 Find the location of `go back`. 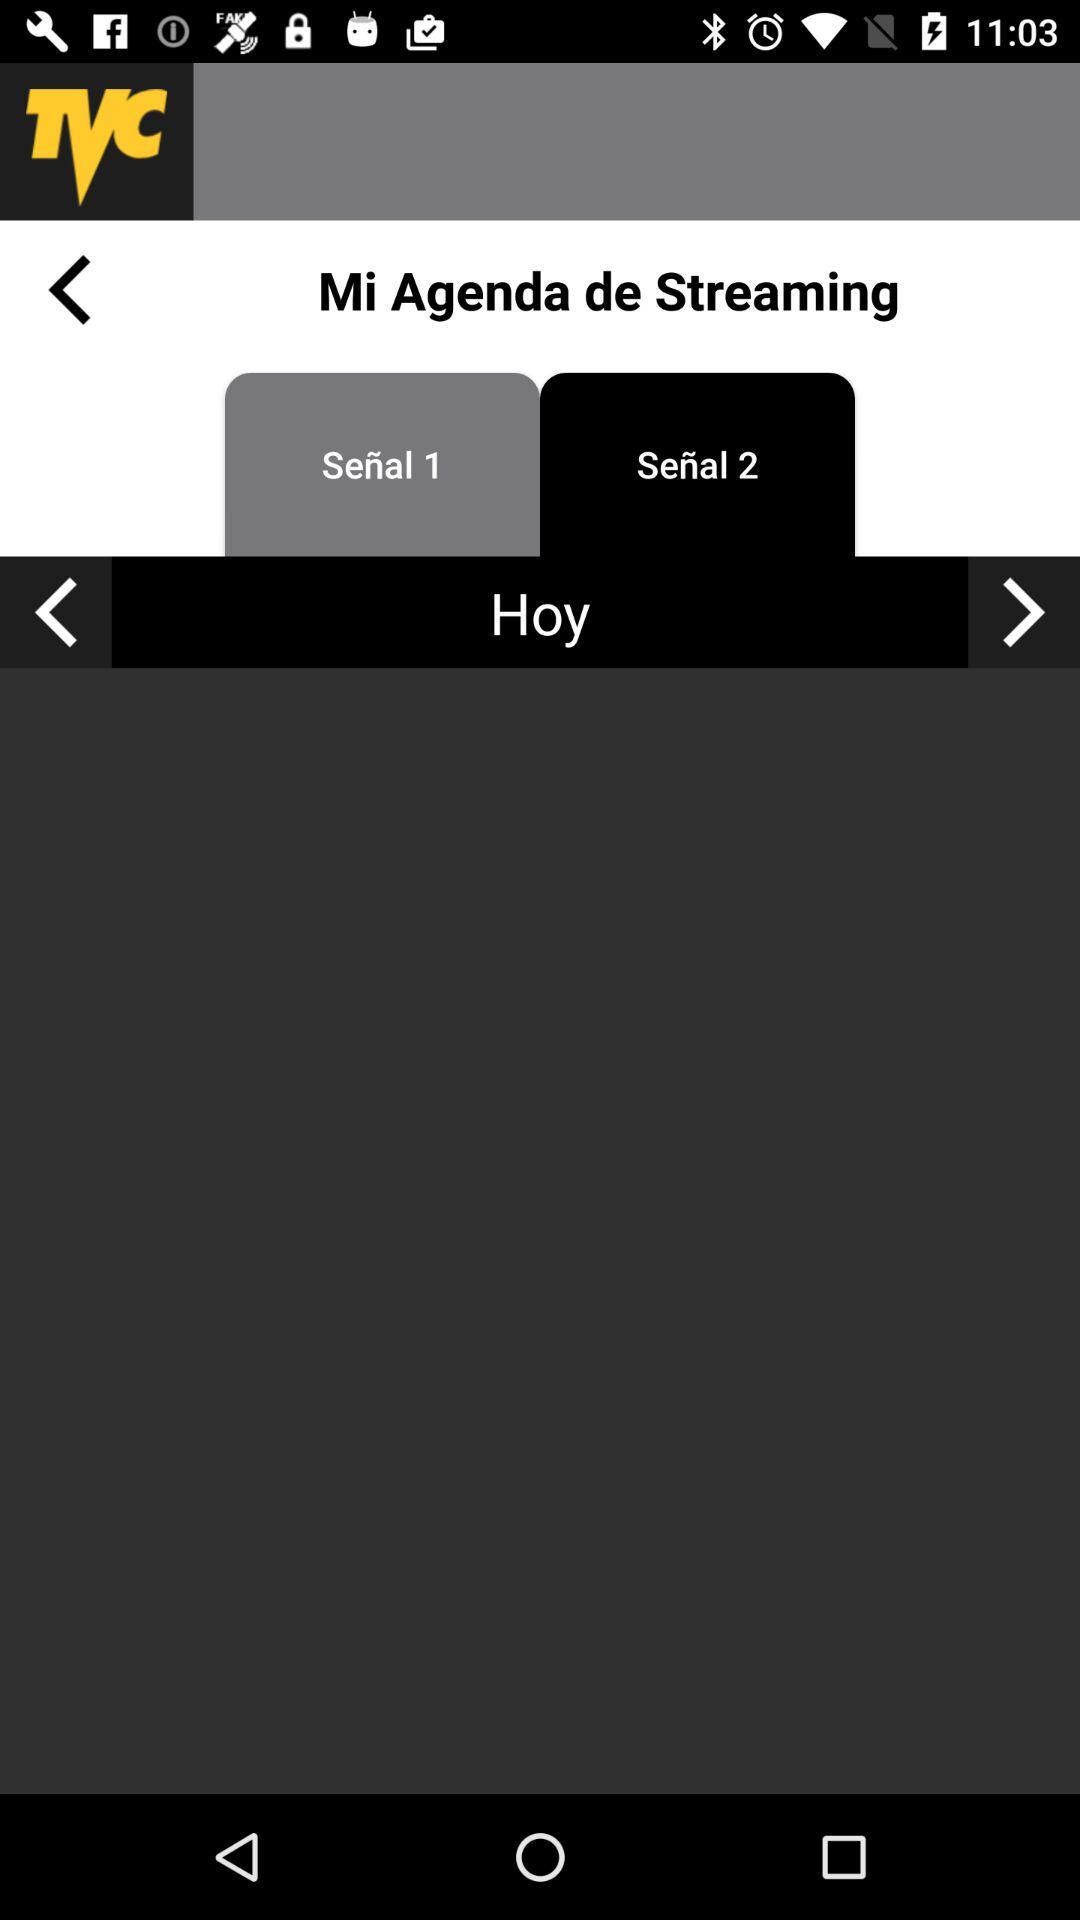

go back is located at coordinates (68, 288).